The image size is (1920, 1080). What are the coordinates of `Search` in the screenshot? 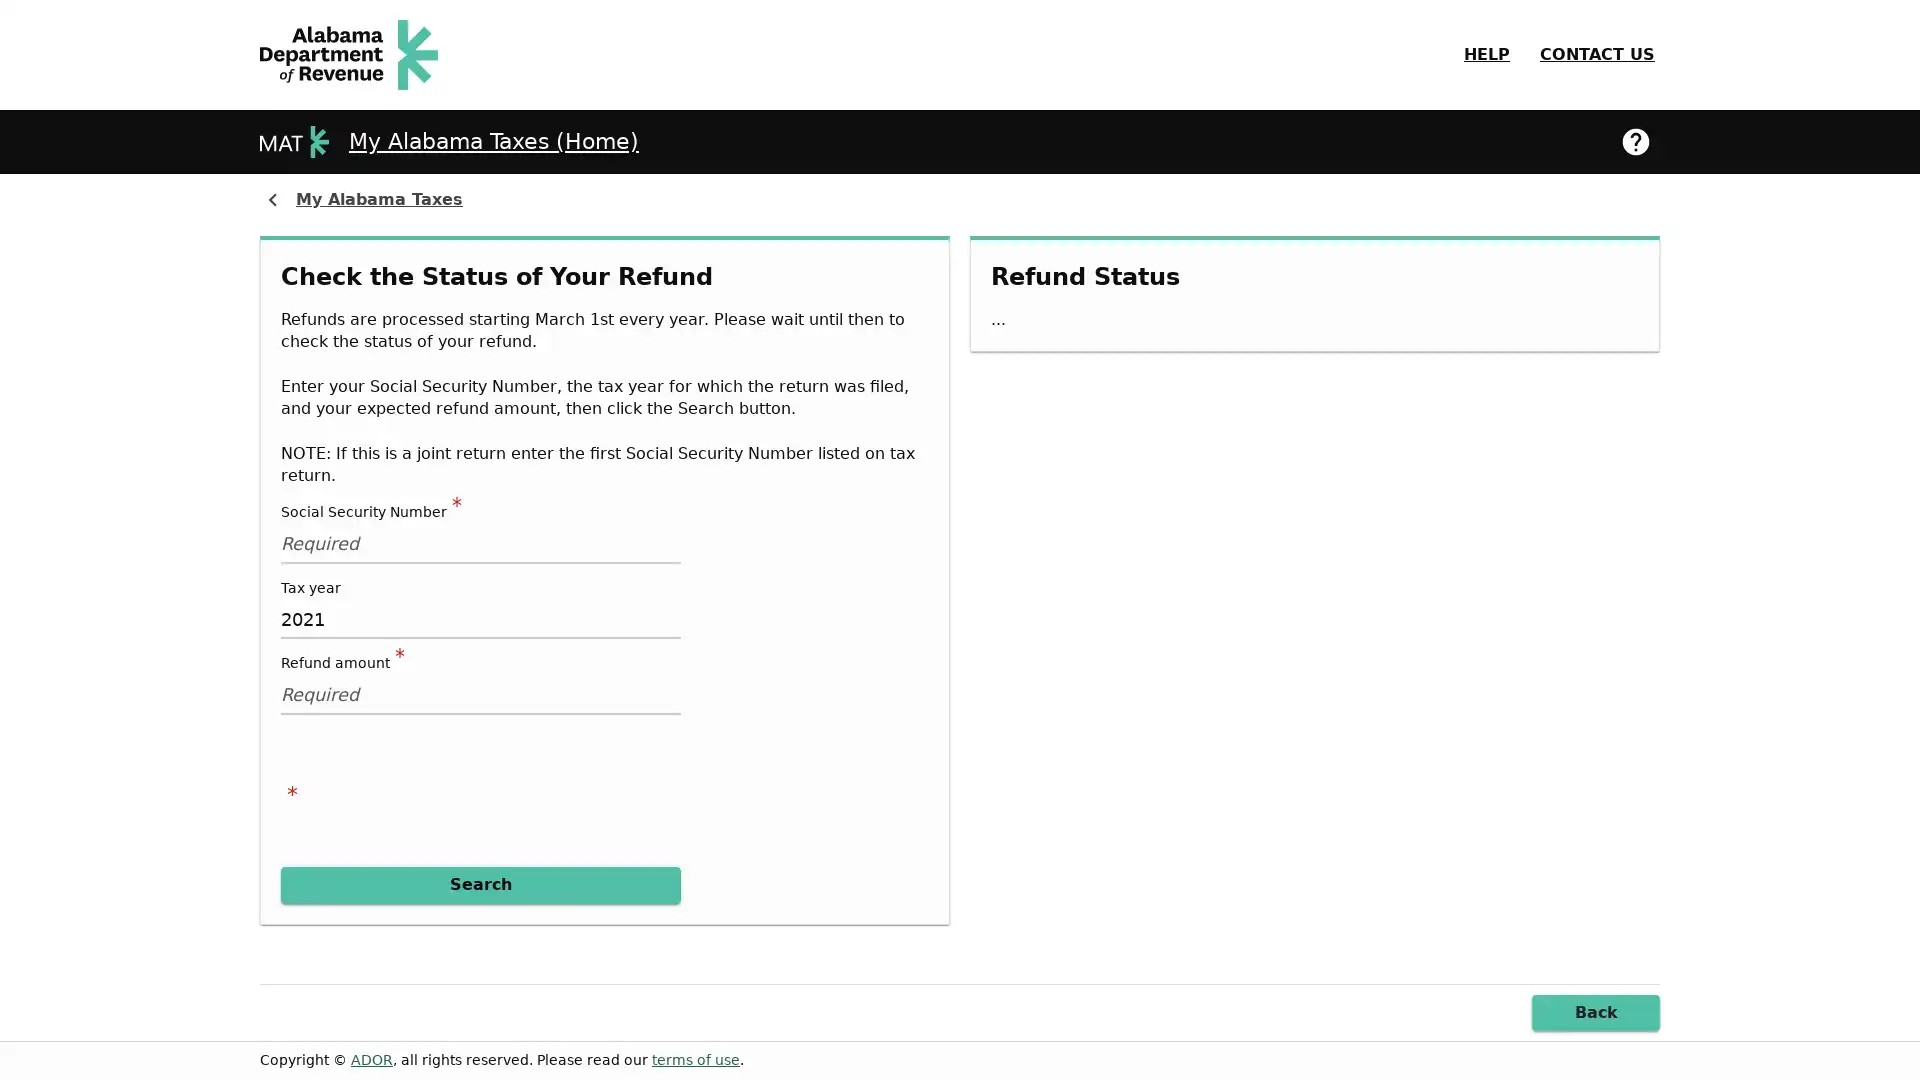 It's located at (480, 883).